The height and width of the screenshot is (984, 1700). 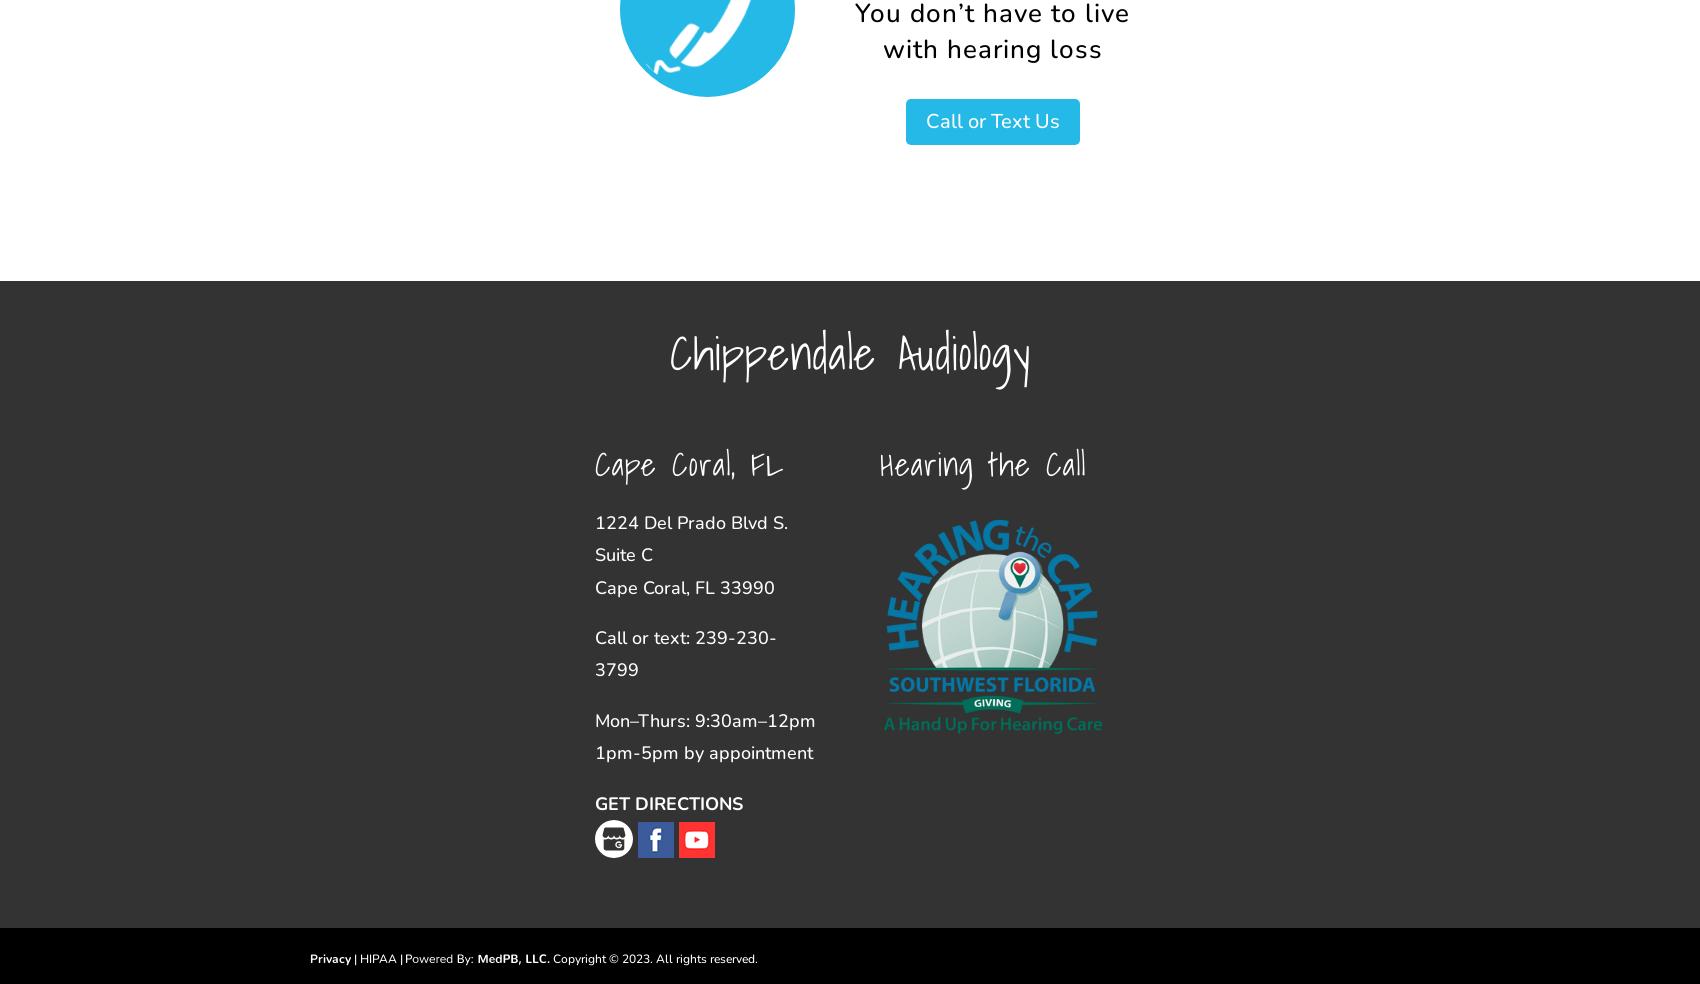 What do you see at coordinates (848, 350) in the screenshot?
I see `'Chippendale Audiology'` at bounding box center [848, 350].